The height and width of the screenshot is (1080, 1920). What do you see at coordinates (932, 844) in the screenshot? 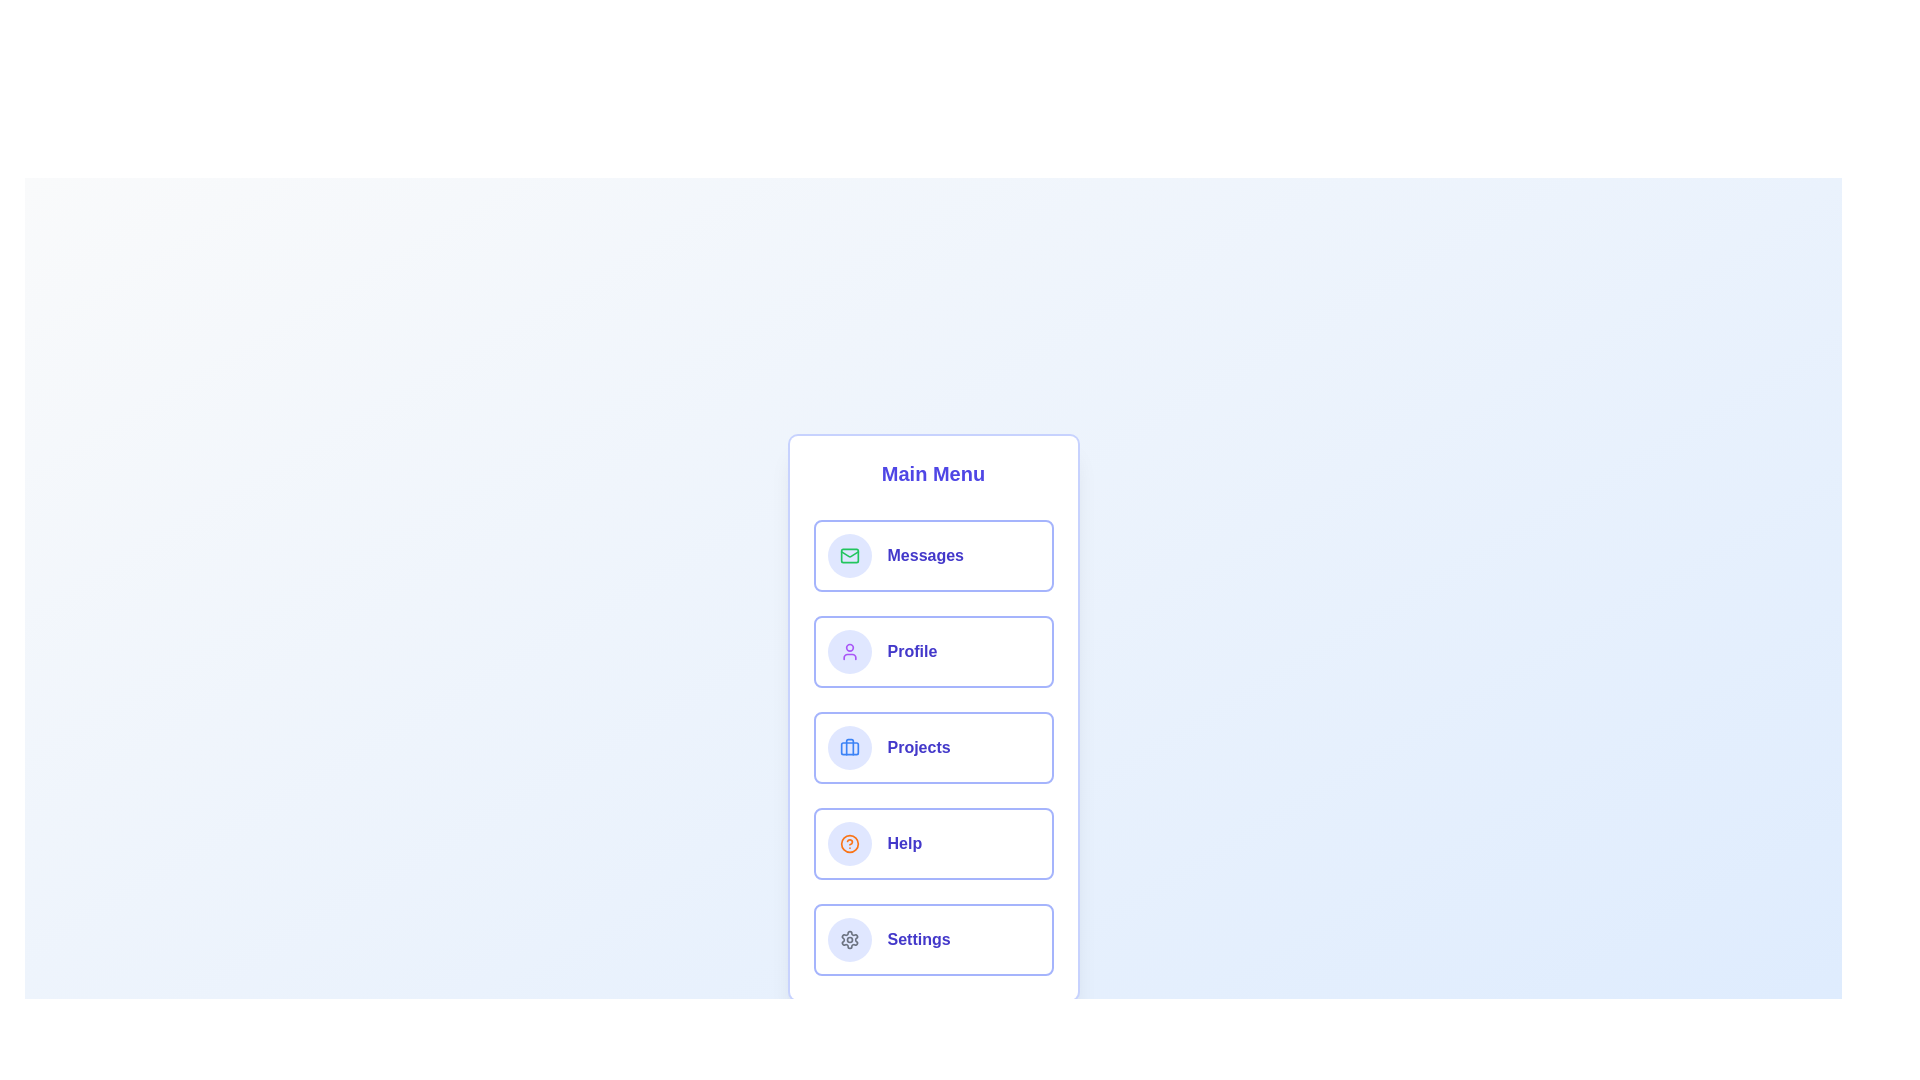
I see `the menu item labeled 'Help' to observe the hover effect` at bounding box center [932, 844].